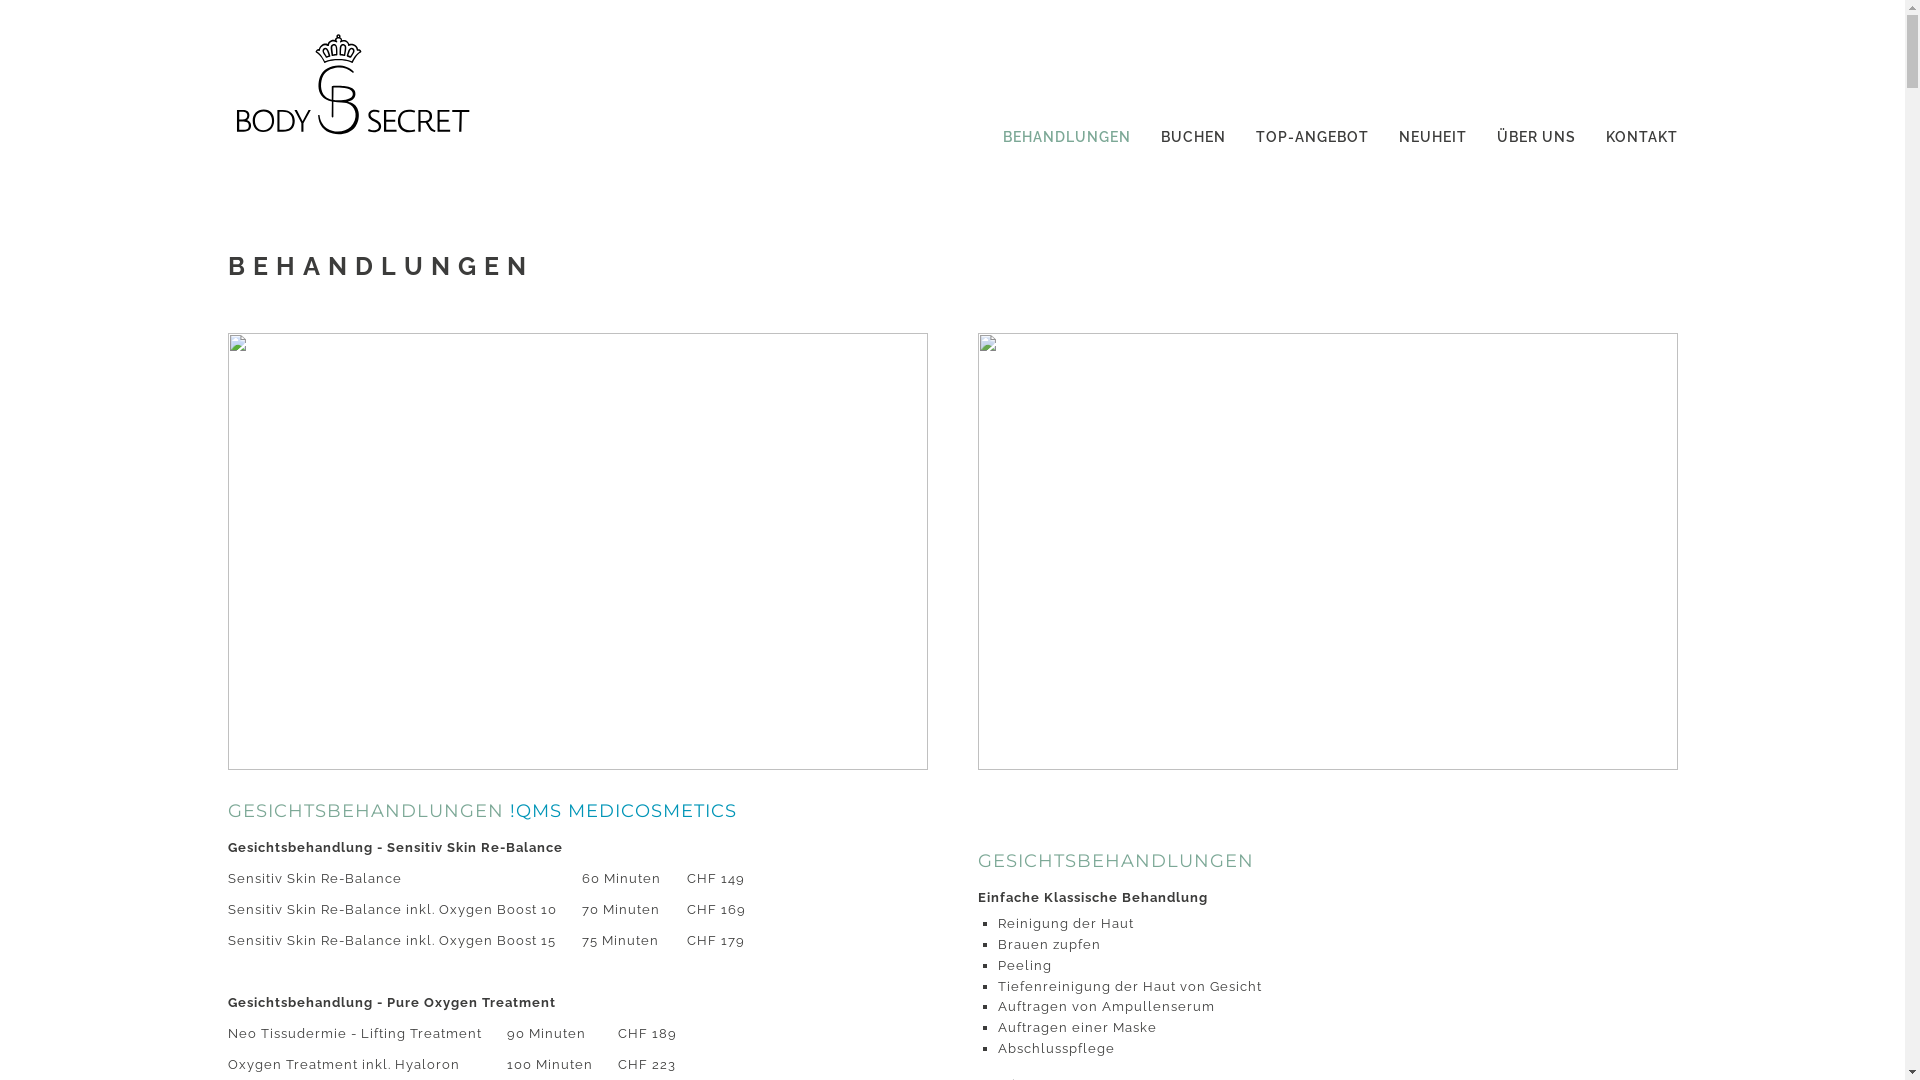  I want to click on 'BEHANDLUNGEN', so click(1064, 131).